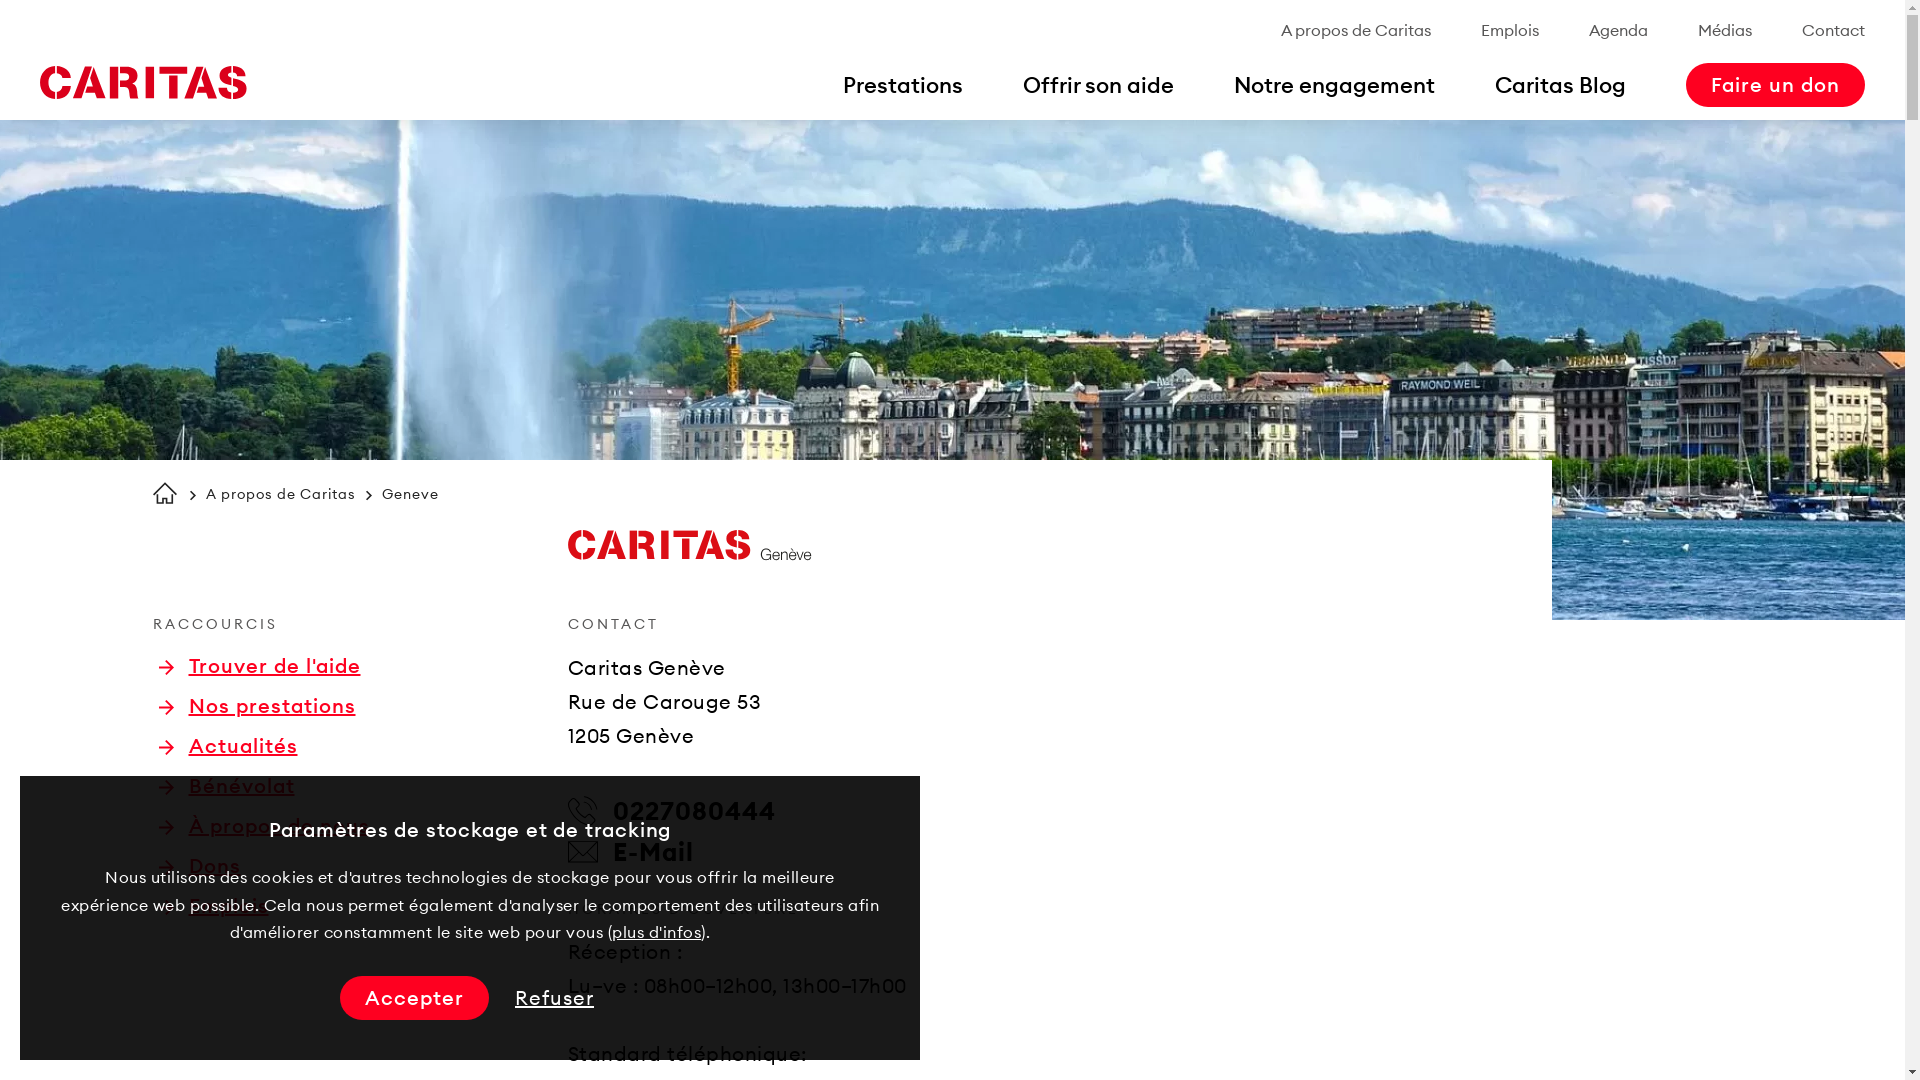  What do you see at coordinates (610, 932) in the screenshot?
I see `'plus d'infos'` at bounding box center [610, 932].